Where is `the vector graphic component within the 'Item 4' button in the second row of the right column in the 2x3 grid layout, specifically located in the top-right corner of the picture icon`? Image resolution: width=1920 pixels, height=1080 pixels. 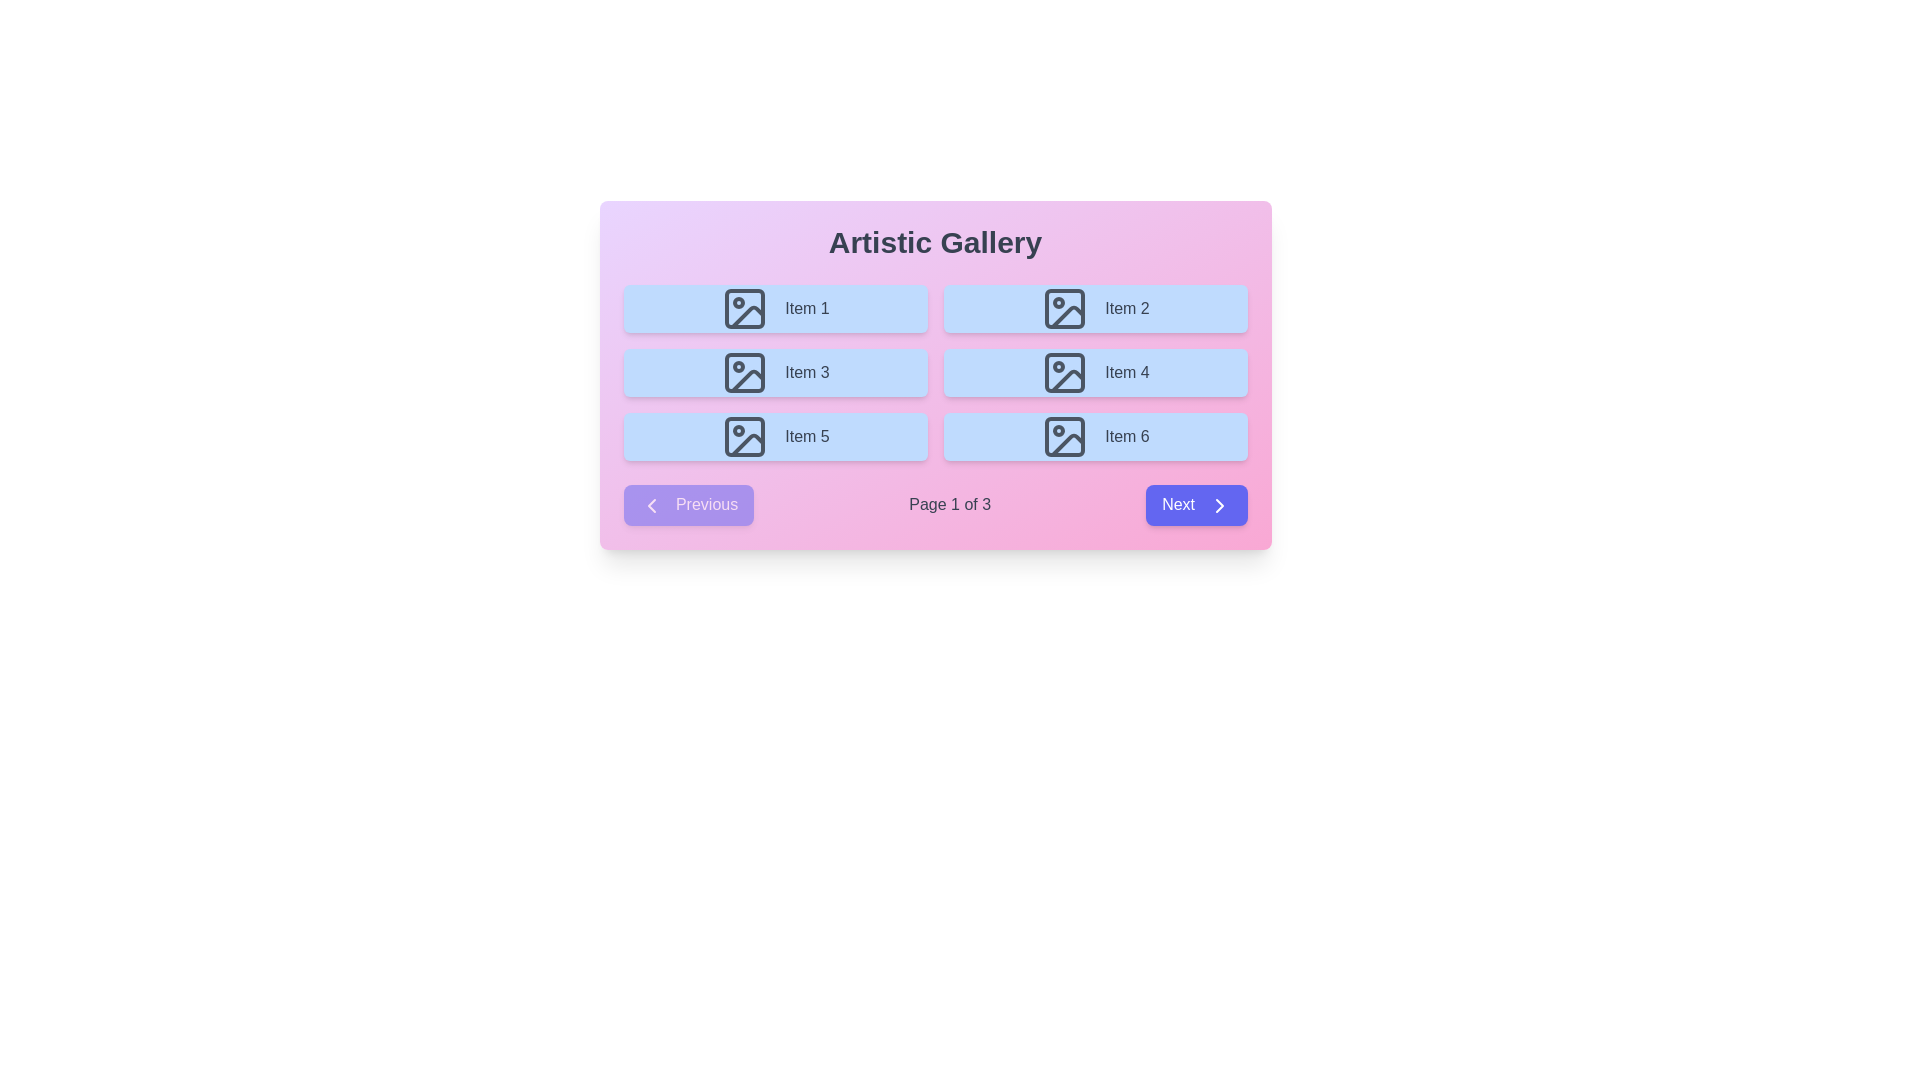
the vector graphic component within the 'Item 4' button in the second row of the right column in the 2x3 grid layout, specifically located in the top-right corner of the picture icon is located at coordinates (1067, 381).